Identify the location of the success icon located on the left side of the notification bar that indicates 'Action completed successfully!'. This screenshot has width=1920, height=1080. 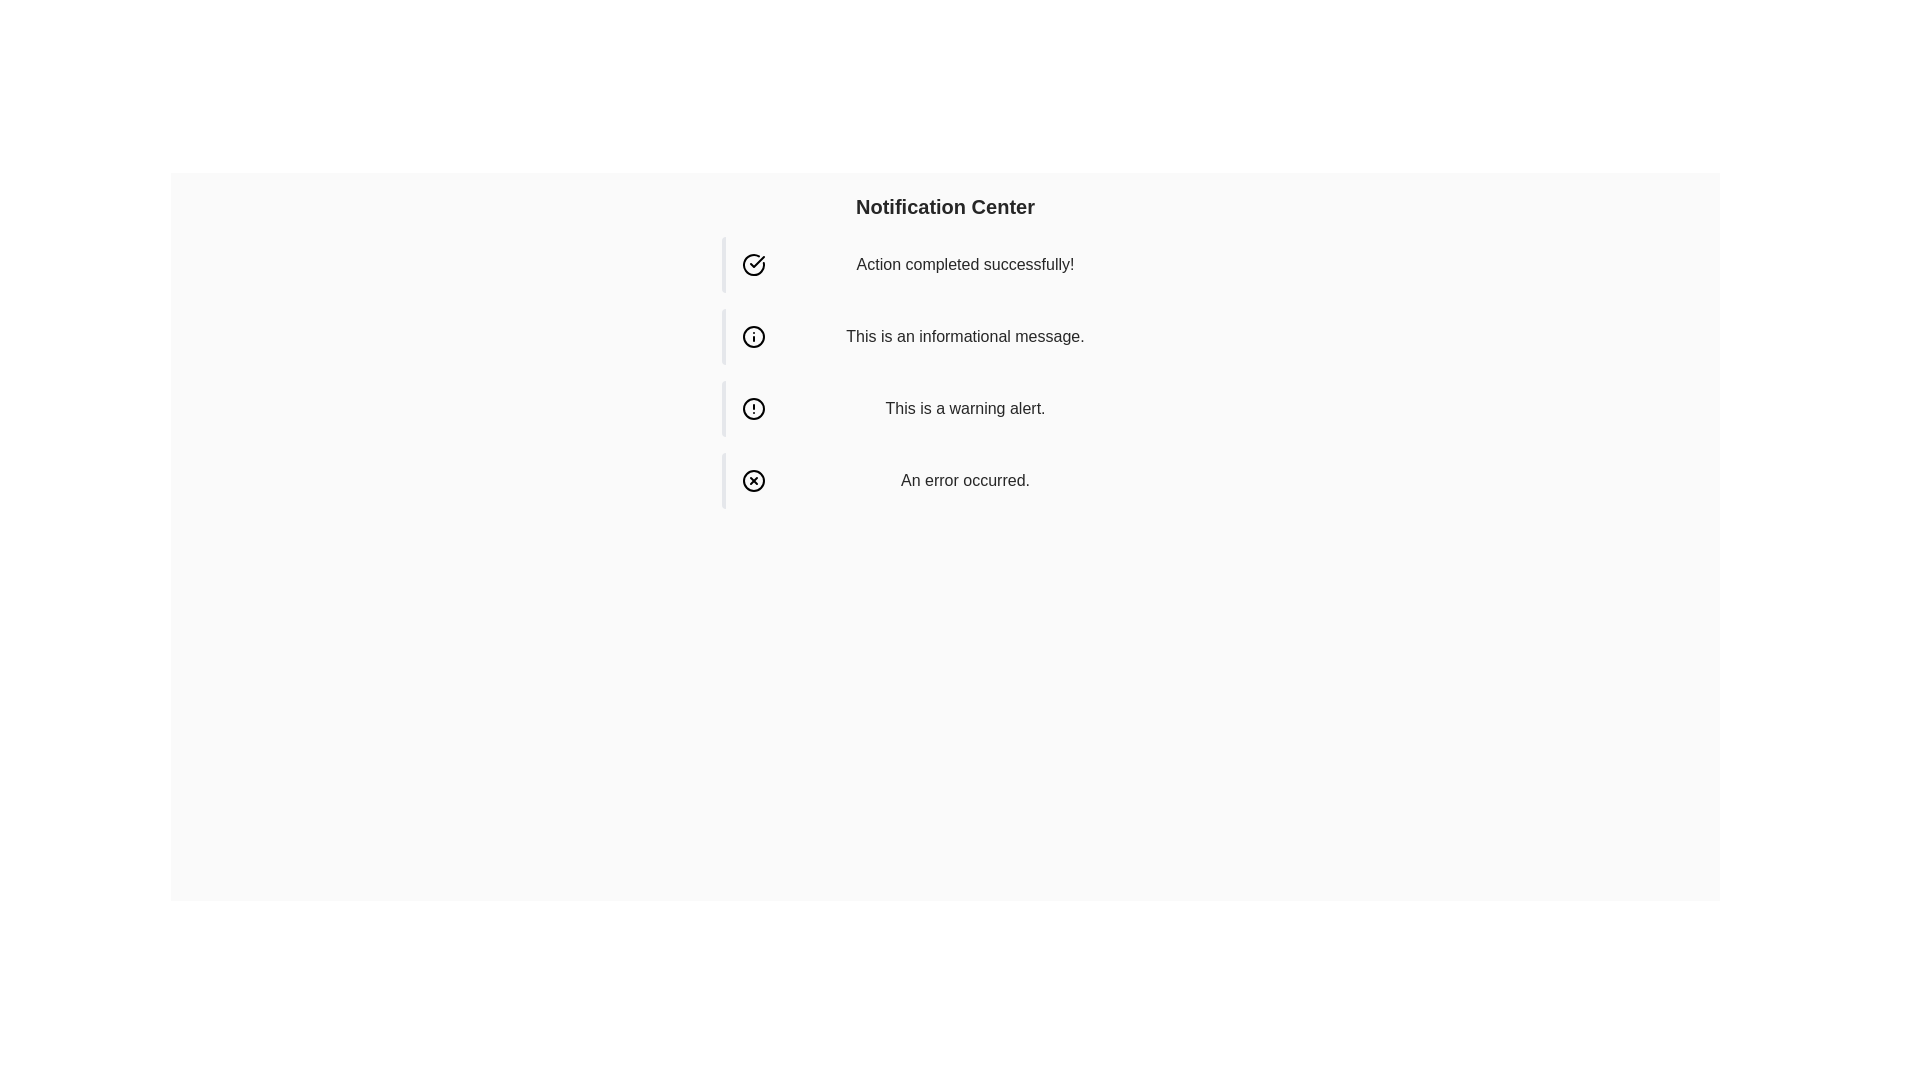
(752, 264).